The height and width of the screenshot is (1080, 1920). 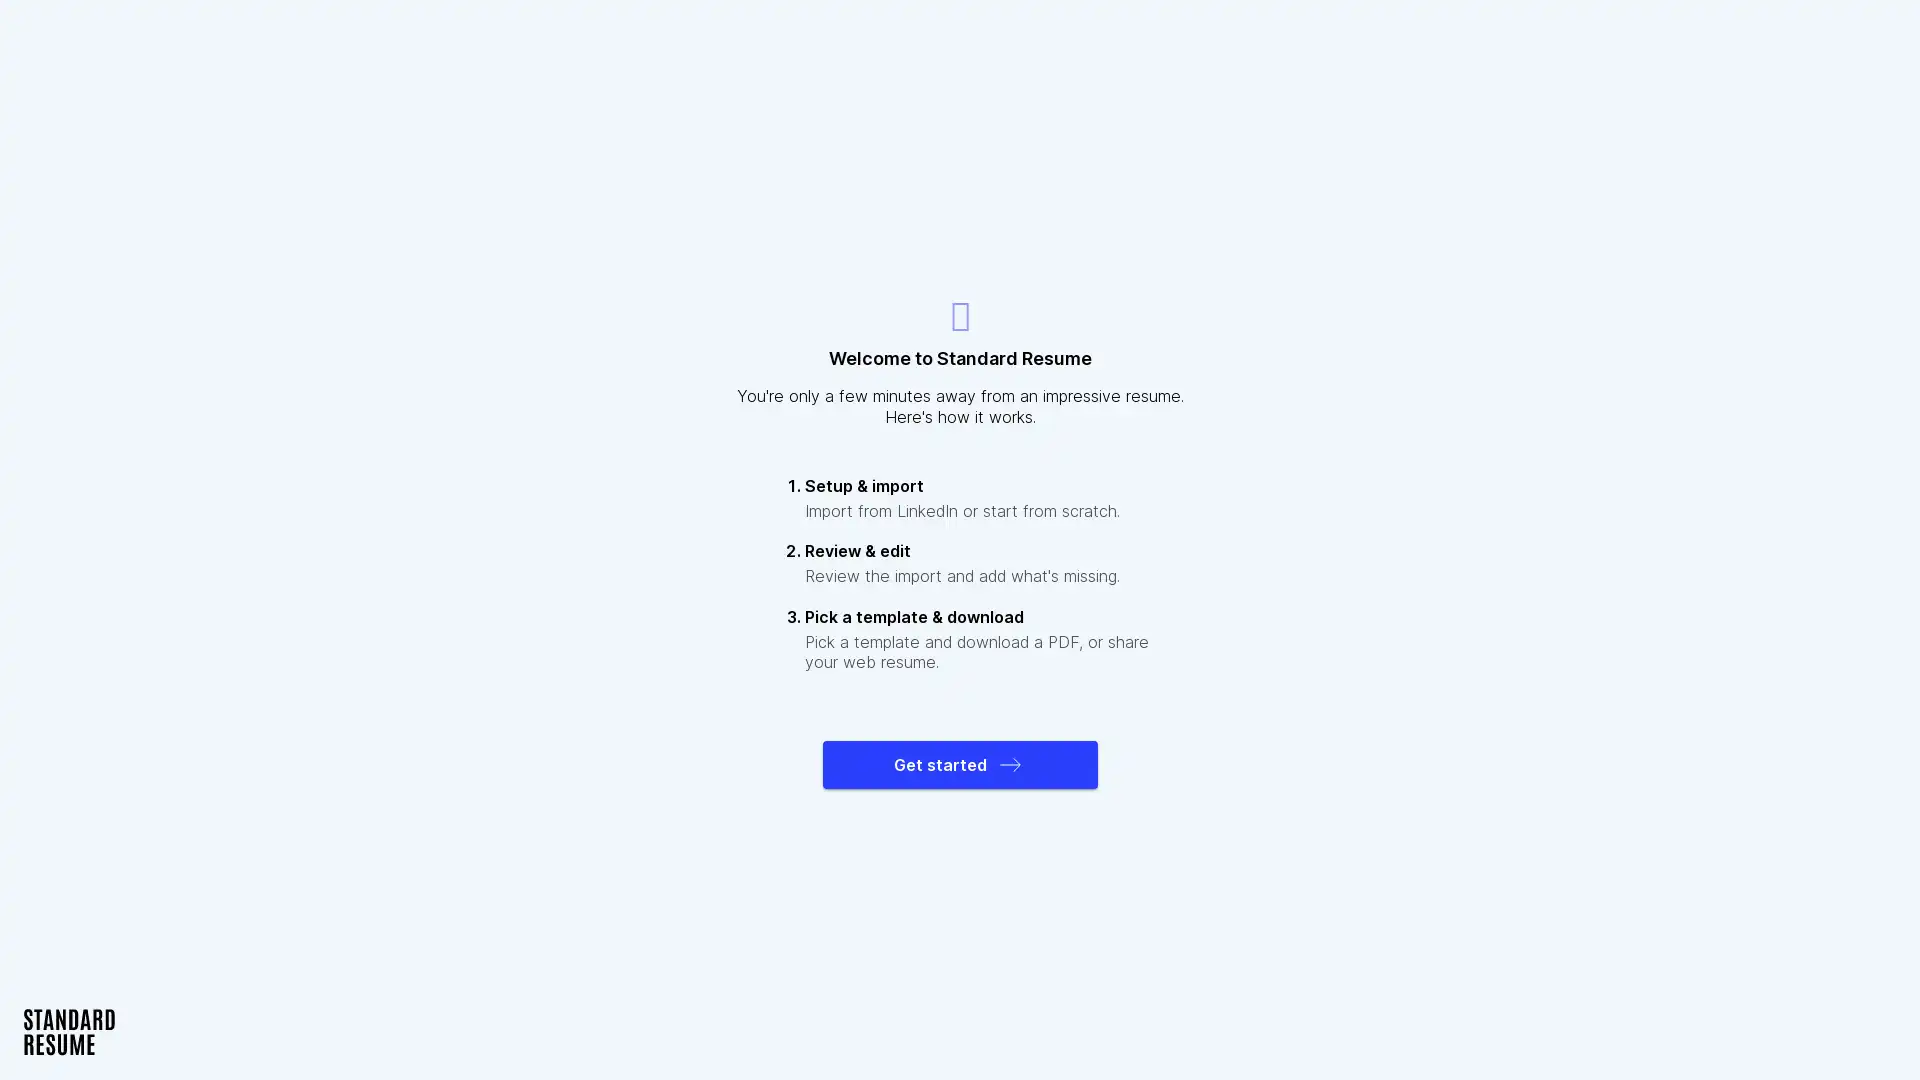 What do you see at coordinates (958, 764) in the screenshot?
I see `Get started` at bounding box center [958, 764].